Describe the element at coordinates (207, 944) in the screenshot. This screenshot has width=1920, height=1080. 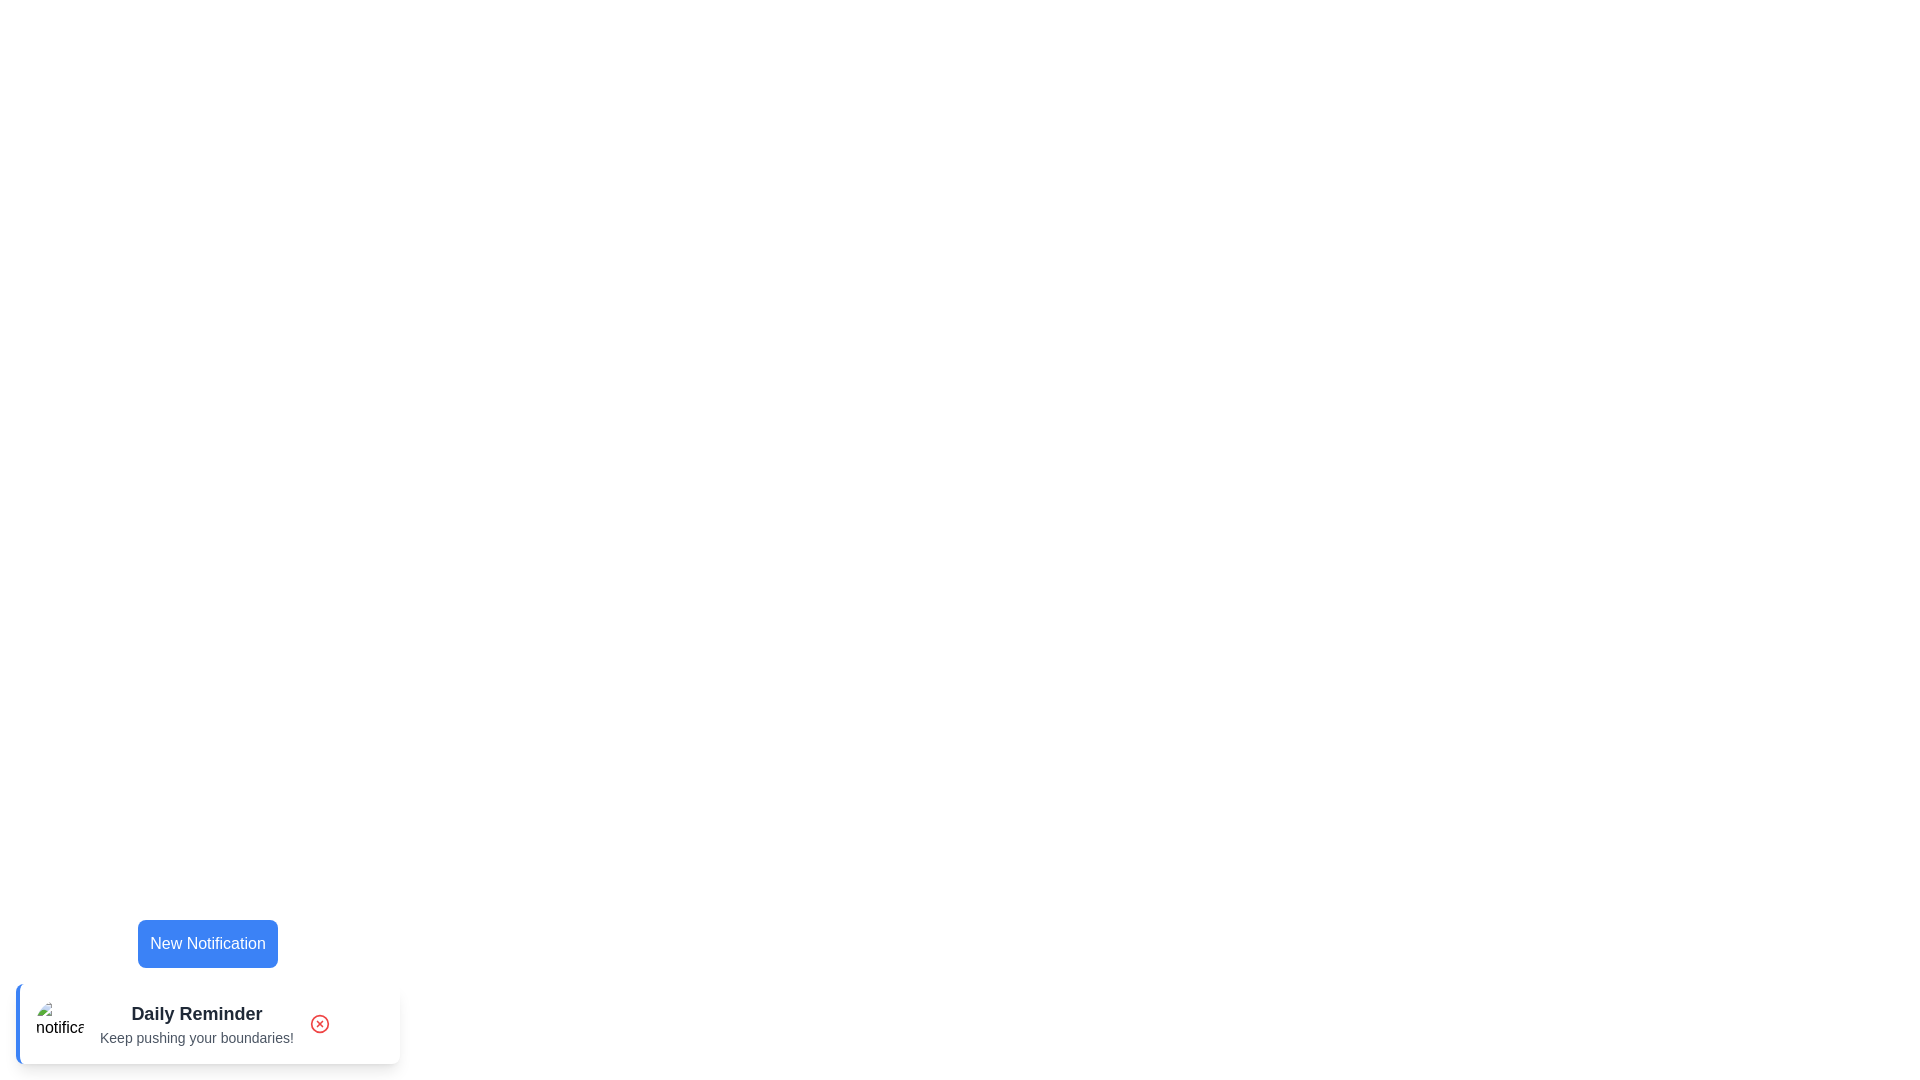
I see `the New Notification Button to observe hover effects` at that location.